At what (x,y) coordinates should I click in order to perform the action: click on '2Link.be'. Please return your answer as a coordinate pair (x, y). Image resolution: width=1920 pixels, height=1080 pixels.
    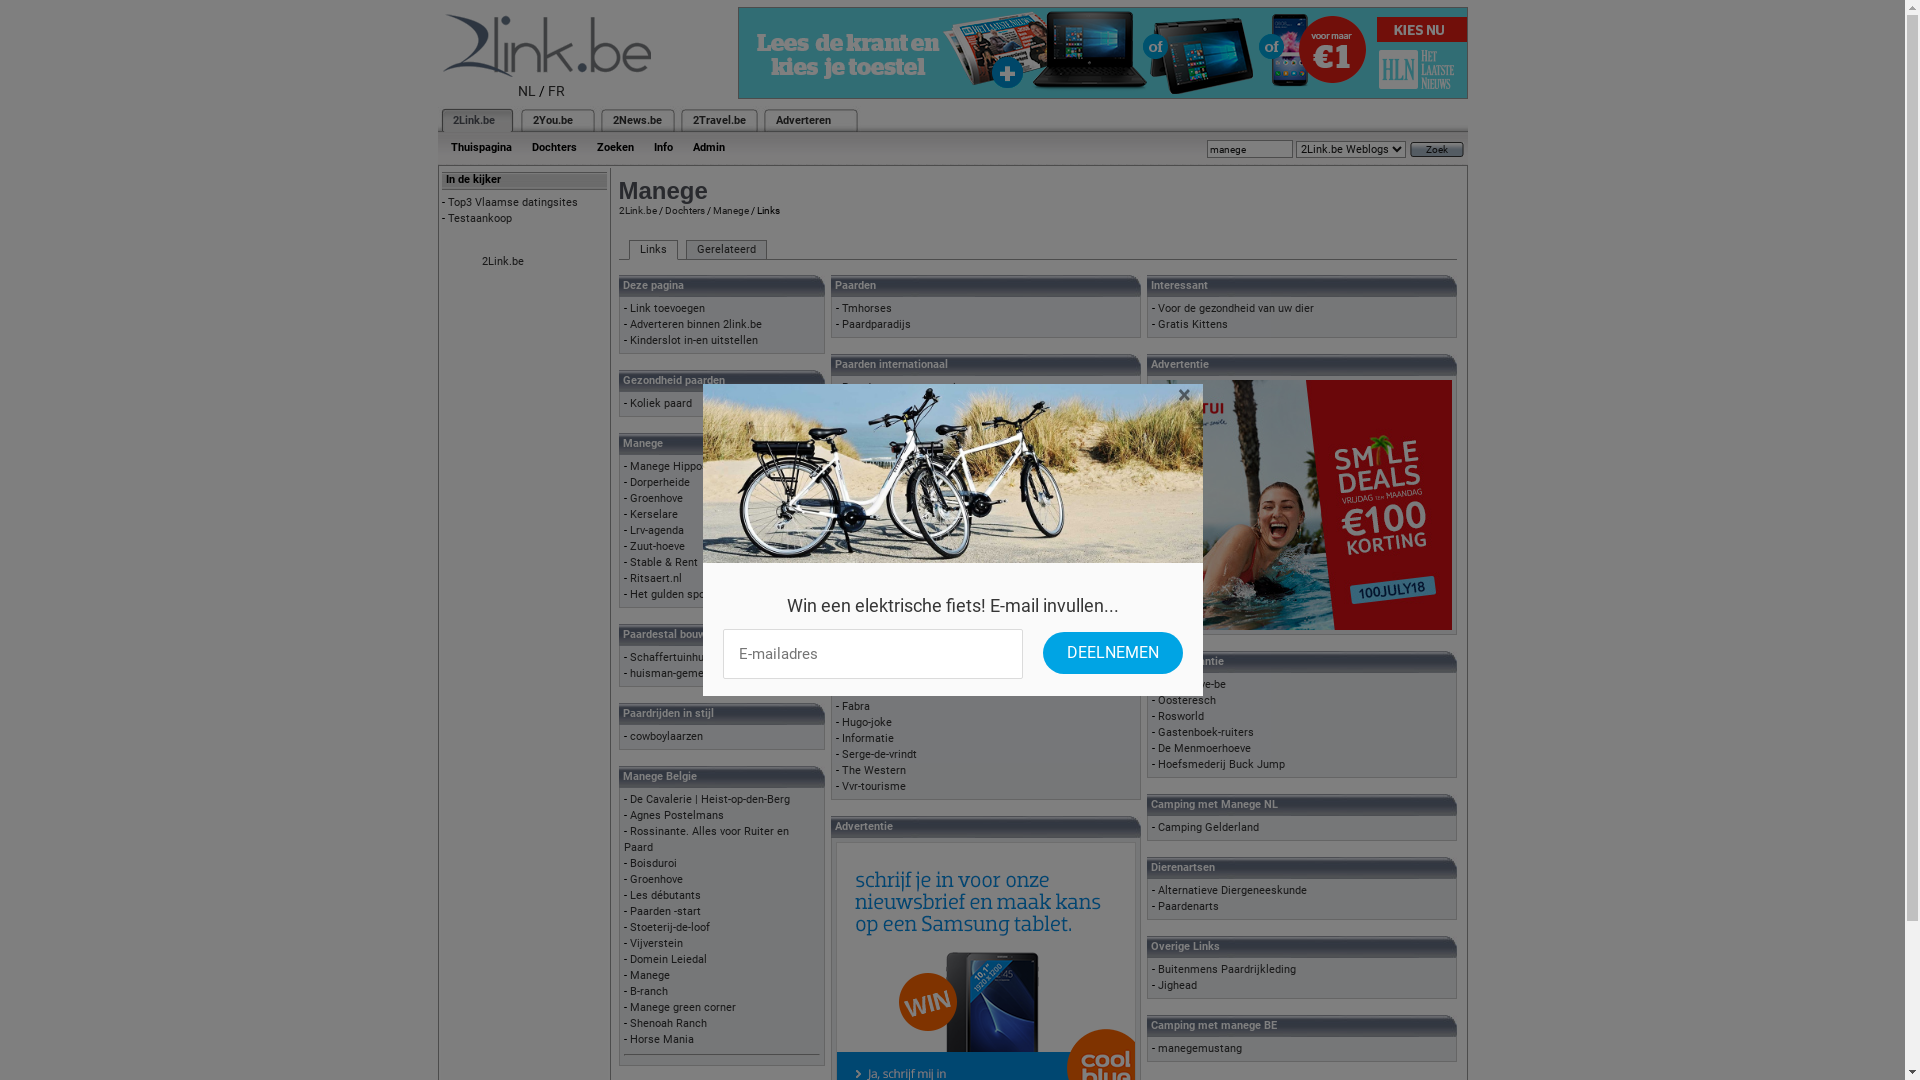
    Looking at the image, I should click on (503, 260).